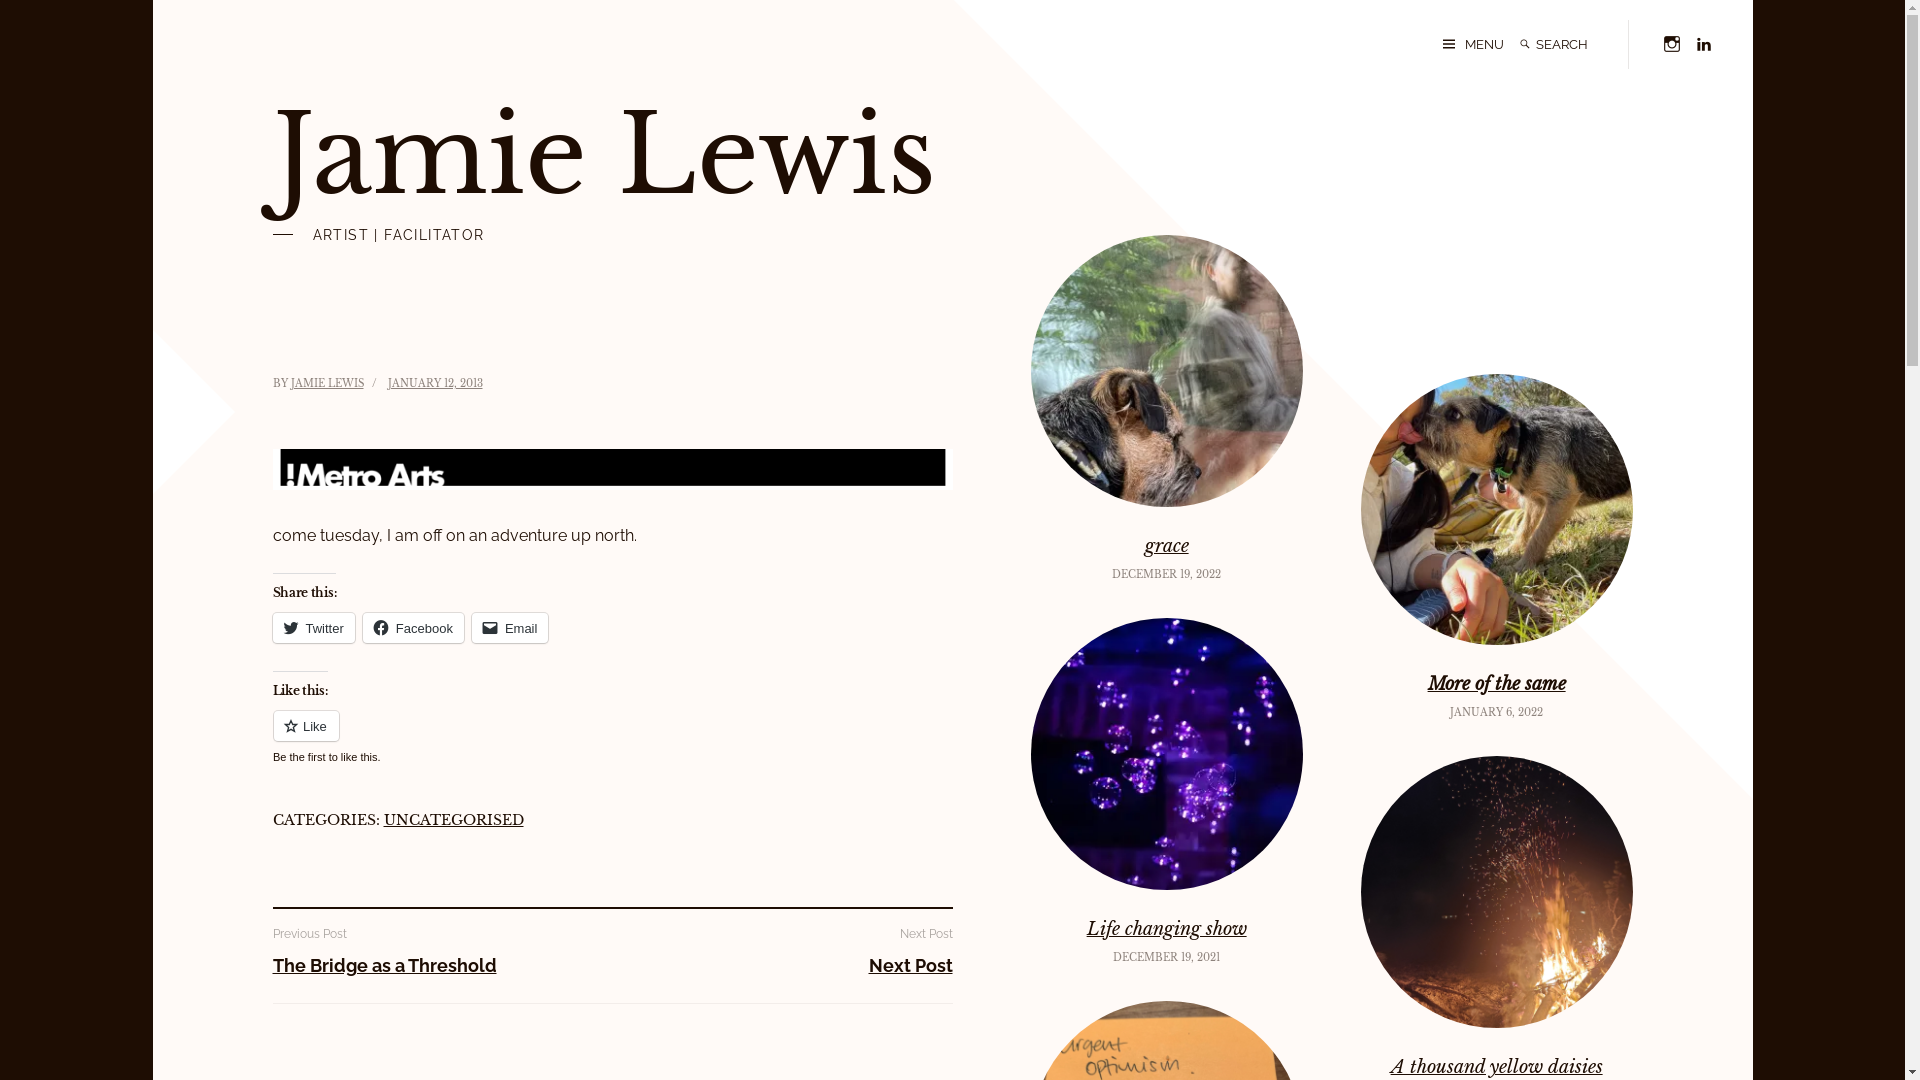 Image resolution: width=1920 pixels, height=1080 pixels. What do you see at coordinates (1166, 546) in the screenshot?
I see `'grace'` at bounding box center [1166, 546].